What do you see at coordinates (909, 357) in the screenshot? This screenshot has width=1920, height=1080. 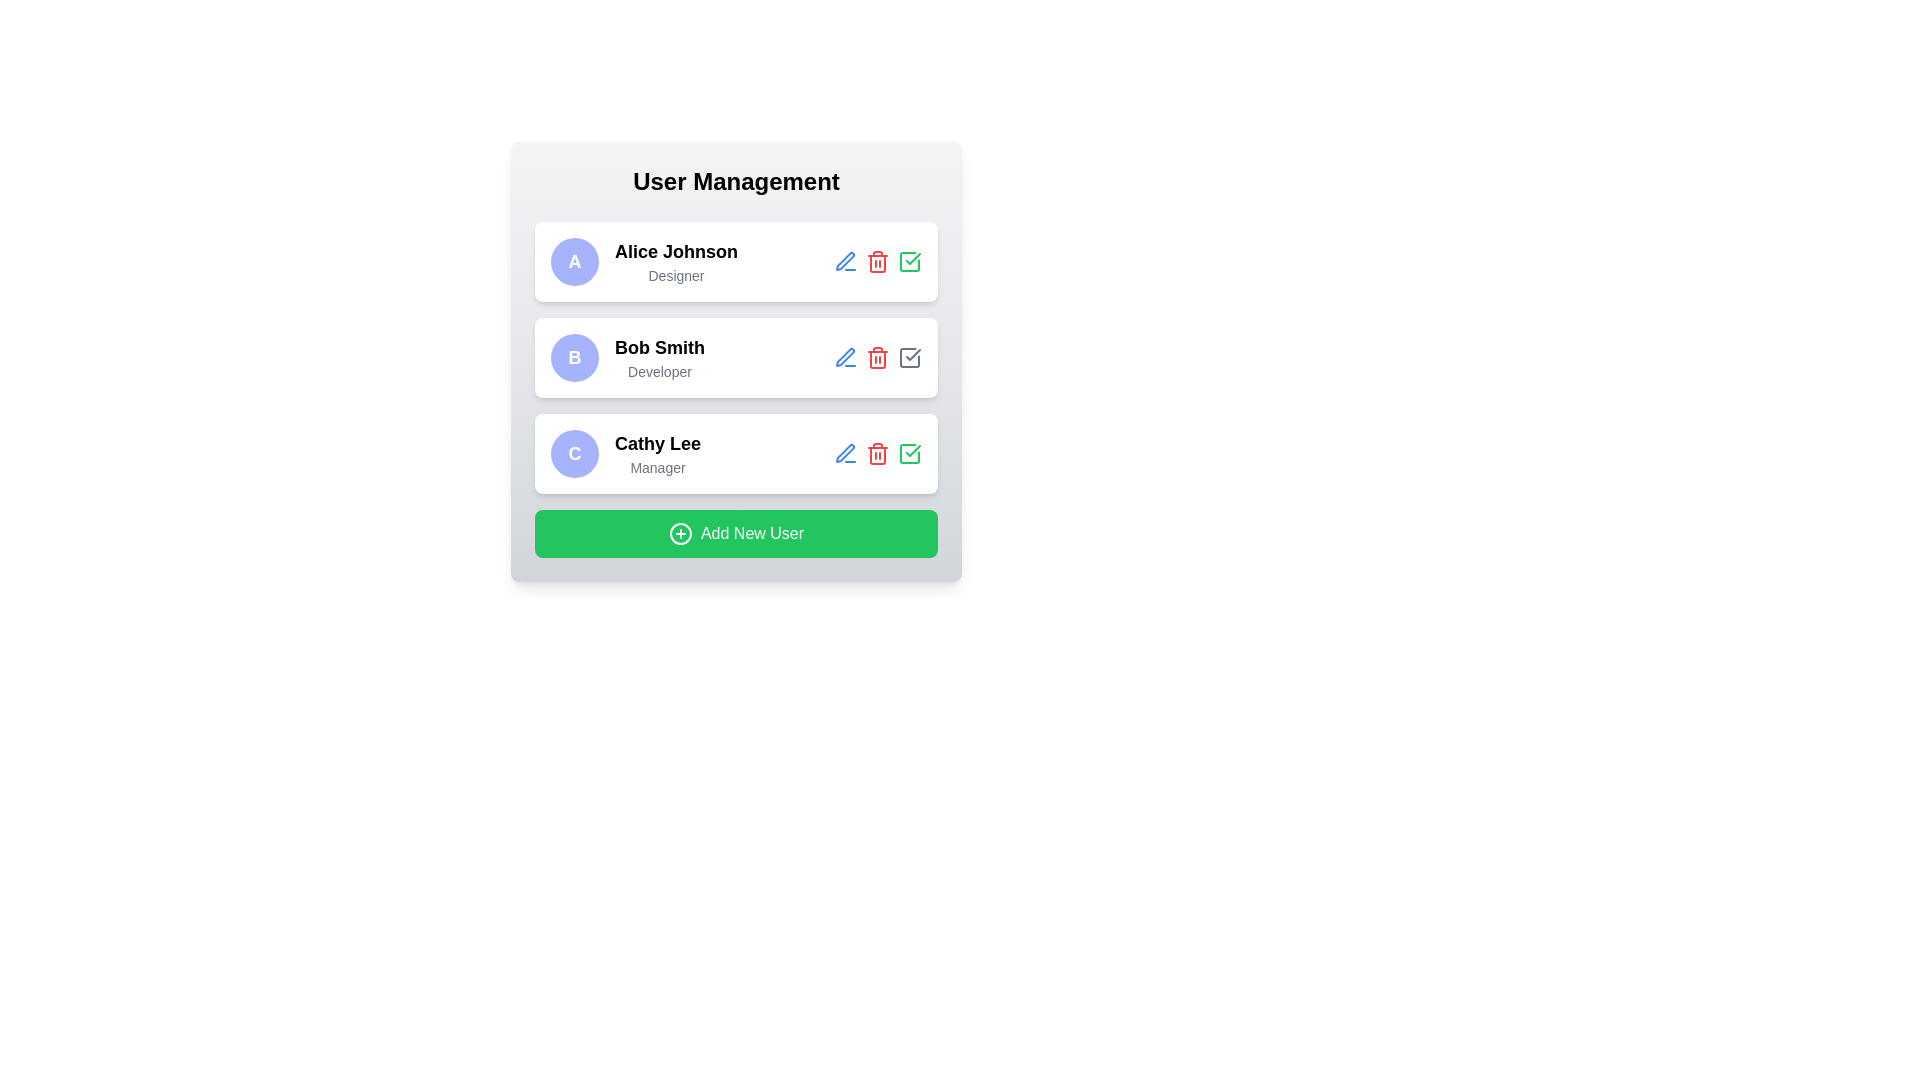 I see `the checkbox next to 'Bob Smith'` at bounding box center [909, 357].